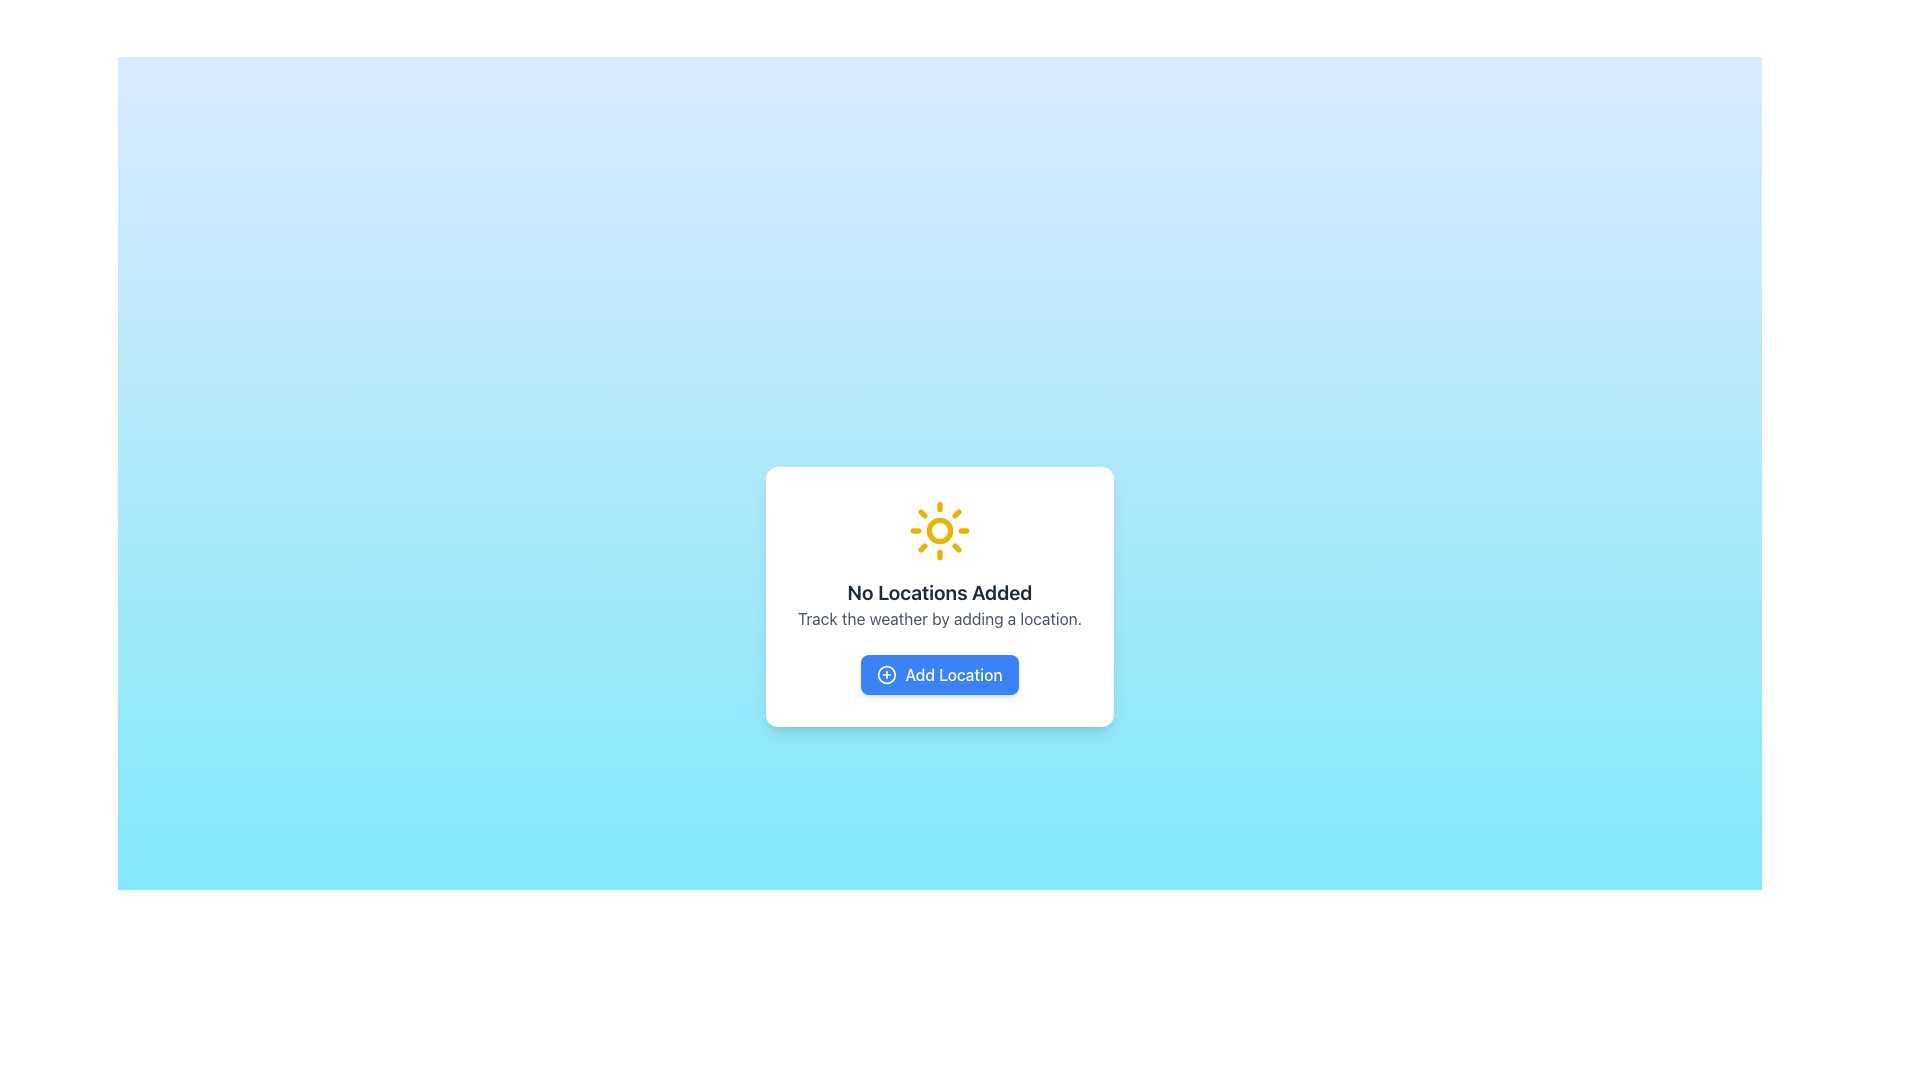 Image resolution: width=1920 pixels, height=1080 pixels. I want to click on the informational block that indicates no locations have been added for weather tracking, which is located above the 'Add Location' button, so click(939, 564).